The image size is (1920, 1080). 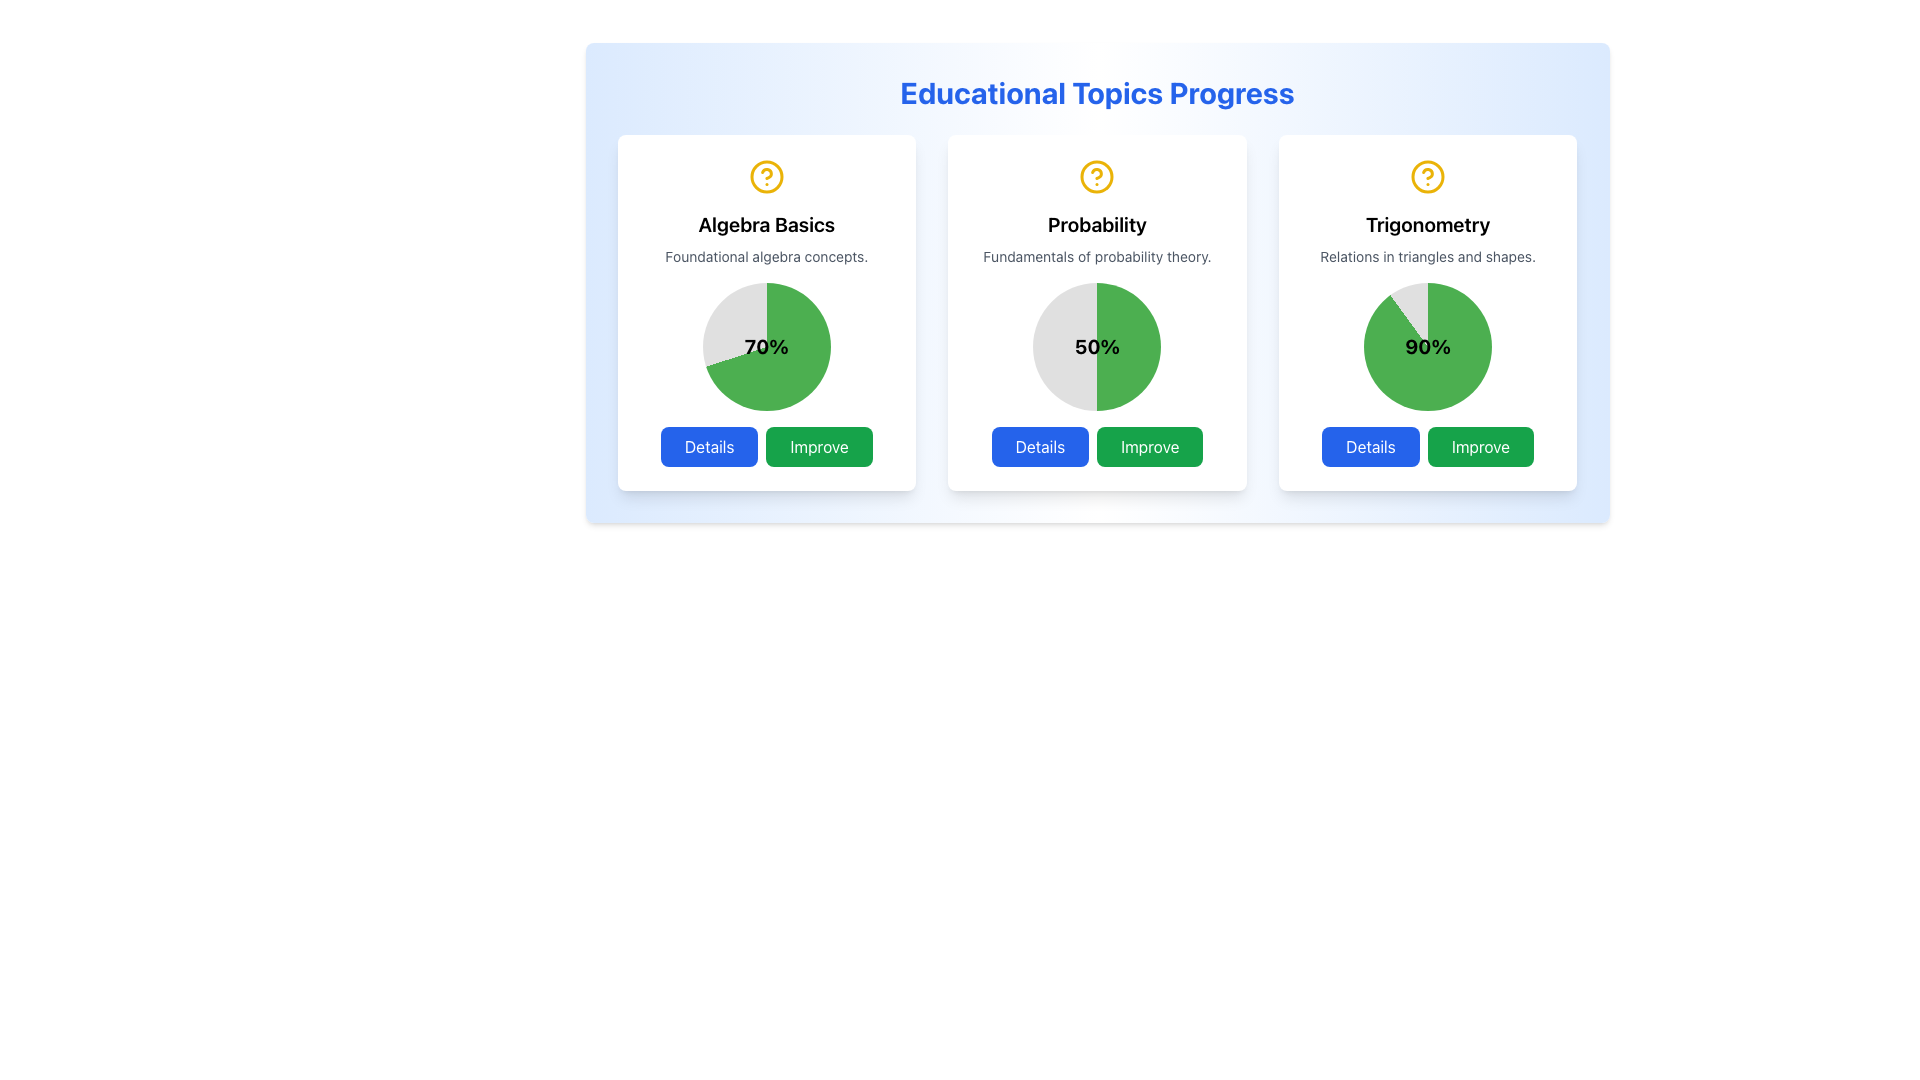 What do you see at coordinates (765, 346) in the screenshot?
I see `progress value displayed in the Text Label indicating 70% completion for the 'Algebra Basics' task, located at the center of the circular progress indicator` at bounding box center [765, 346].